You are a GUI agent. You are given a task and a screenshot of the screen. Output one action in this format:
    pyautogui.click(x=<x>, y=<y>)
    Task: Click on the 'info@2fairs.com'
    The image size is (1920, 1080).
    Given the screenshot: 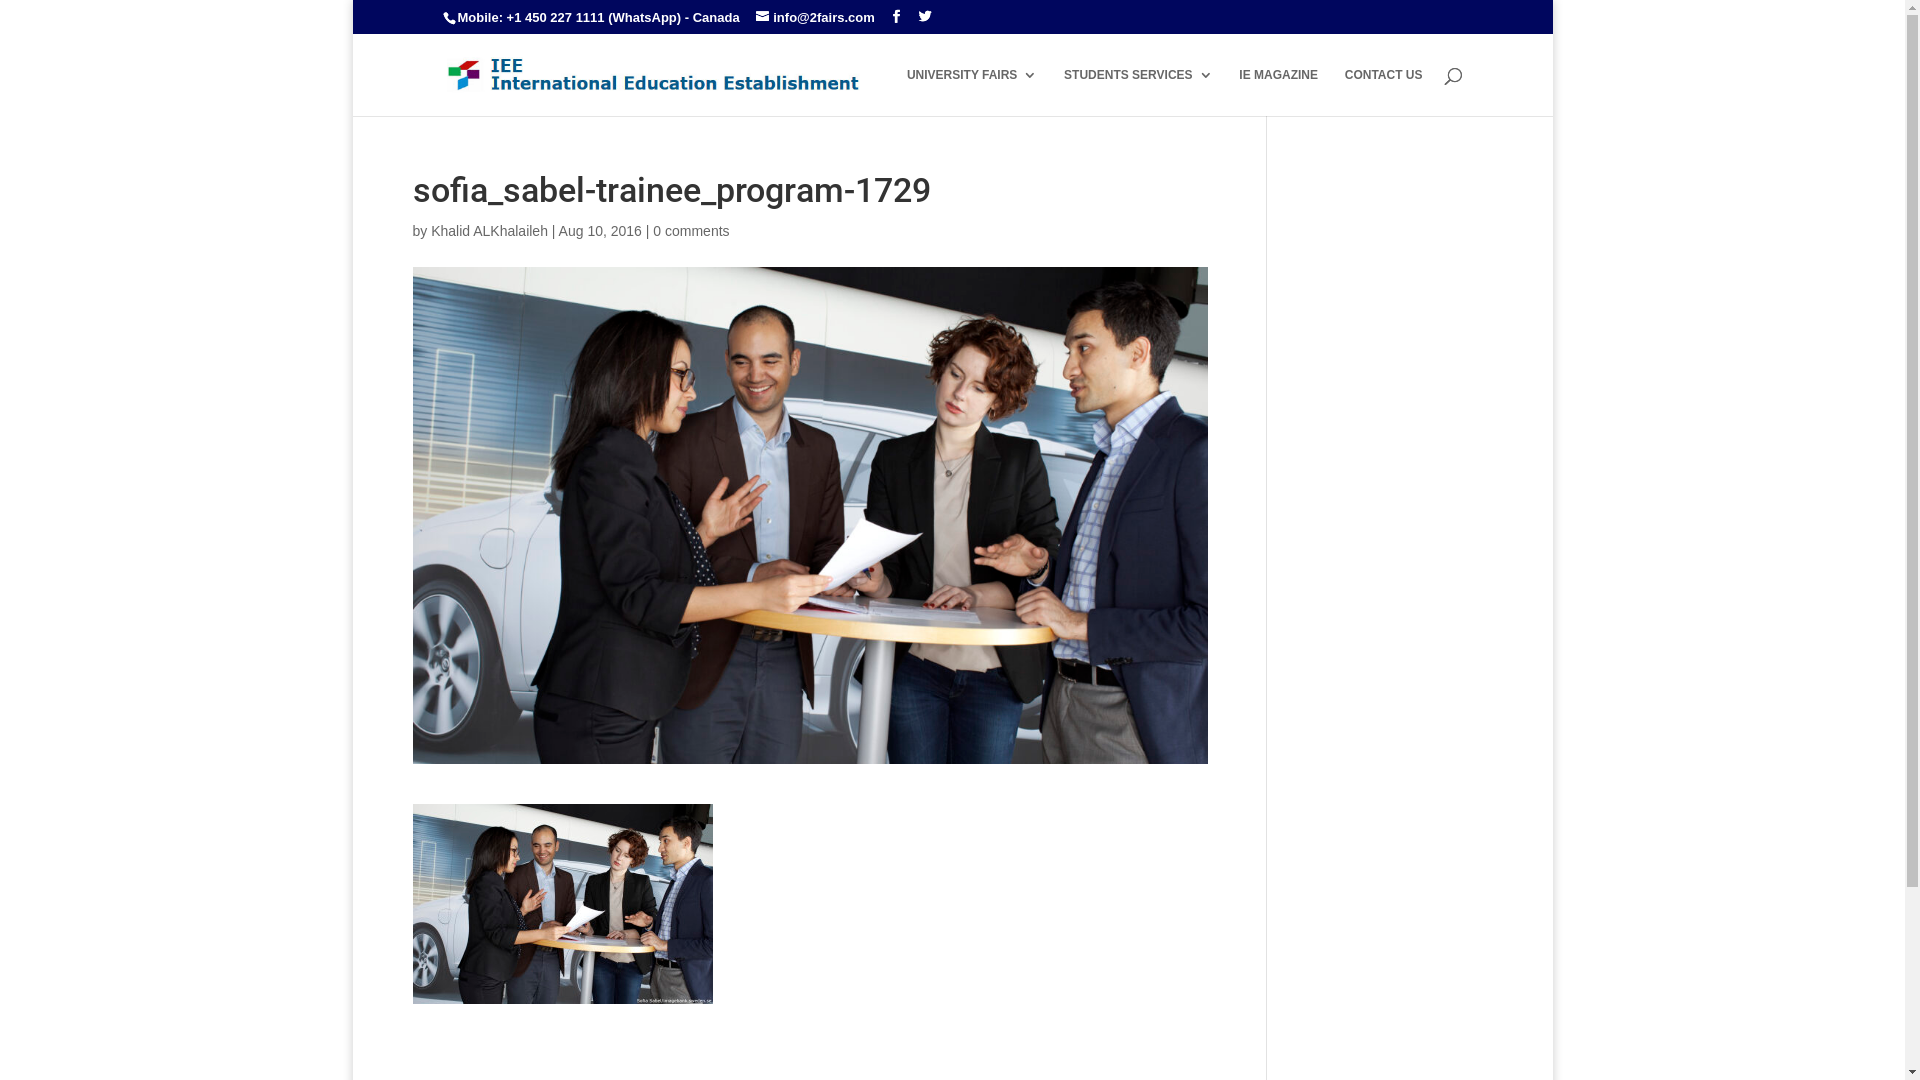 What is the action you would take?
    pyautogui.click(x=815, y=17)
    